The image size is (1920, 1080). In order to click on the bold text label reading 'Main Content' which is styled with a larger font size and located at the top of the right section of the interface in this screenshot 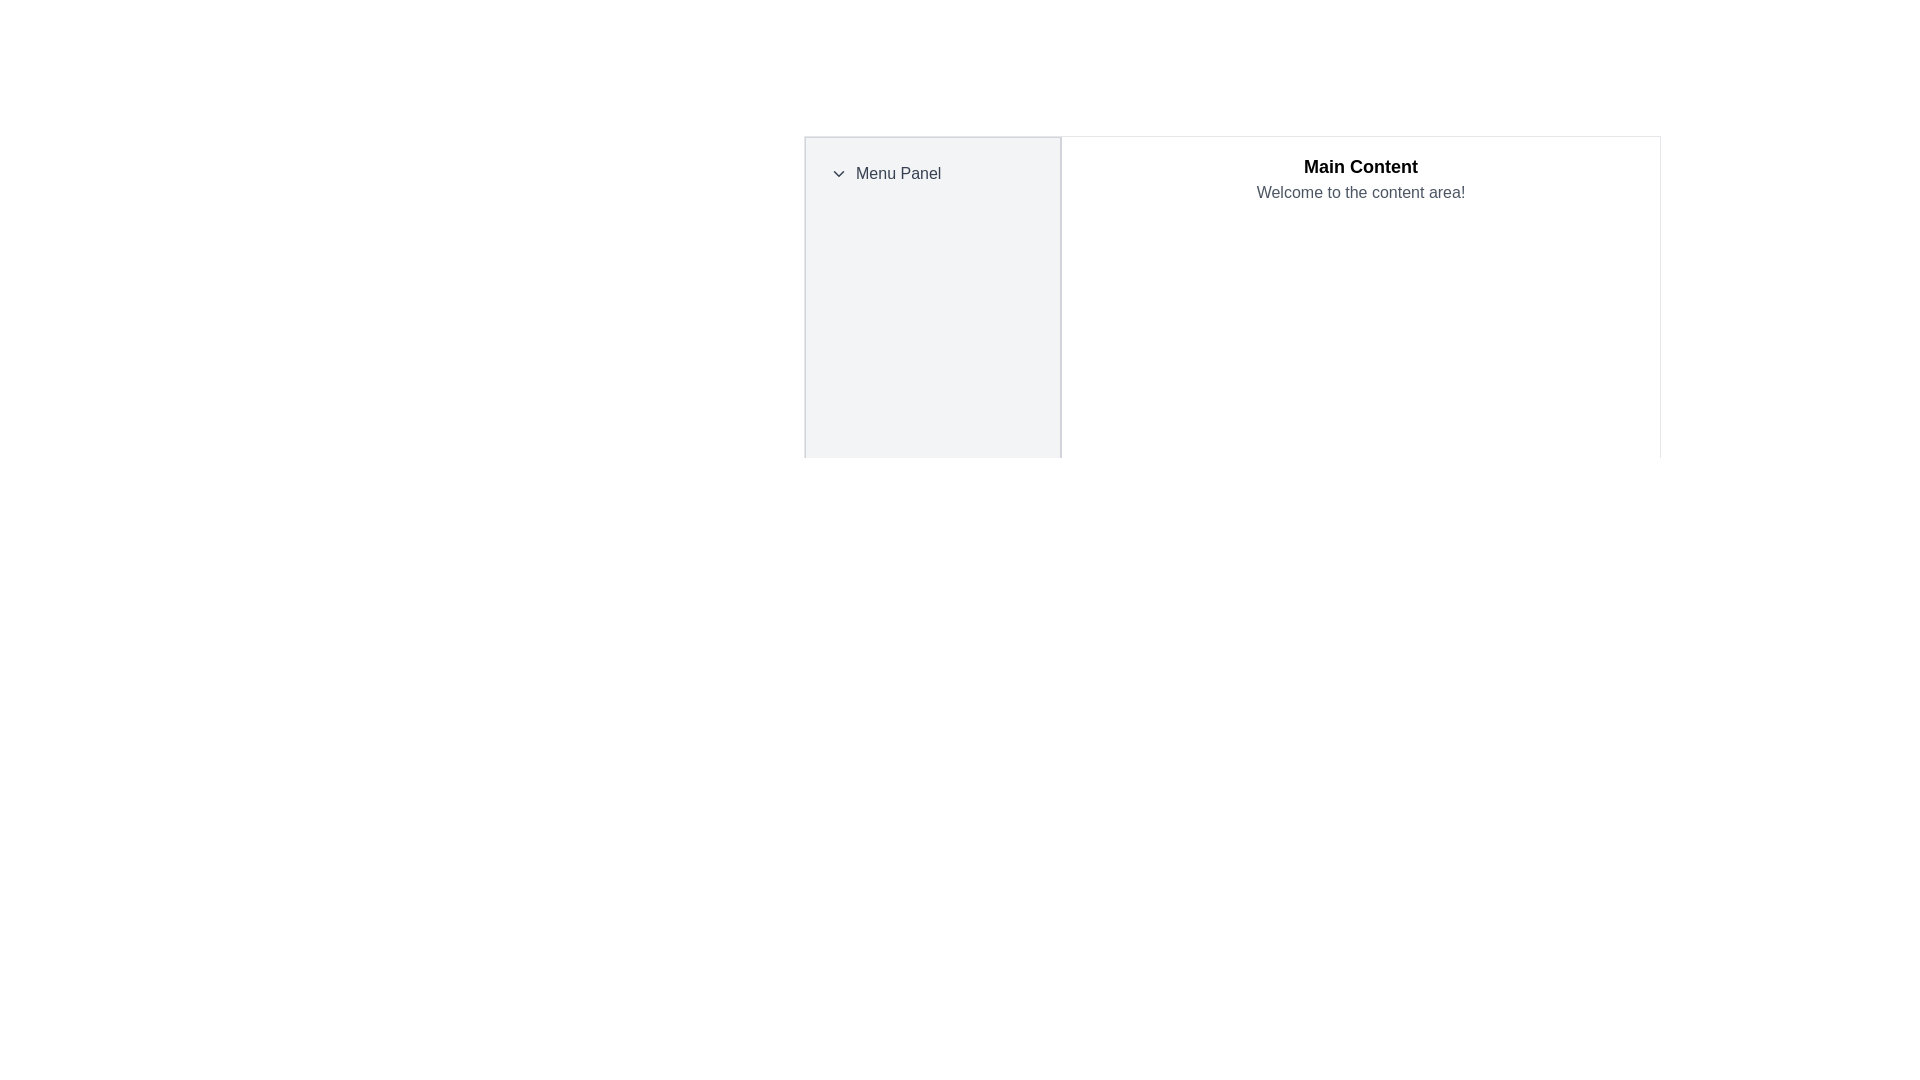, I will do `click(1360, 165)`.